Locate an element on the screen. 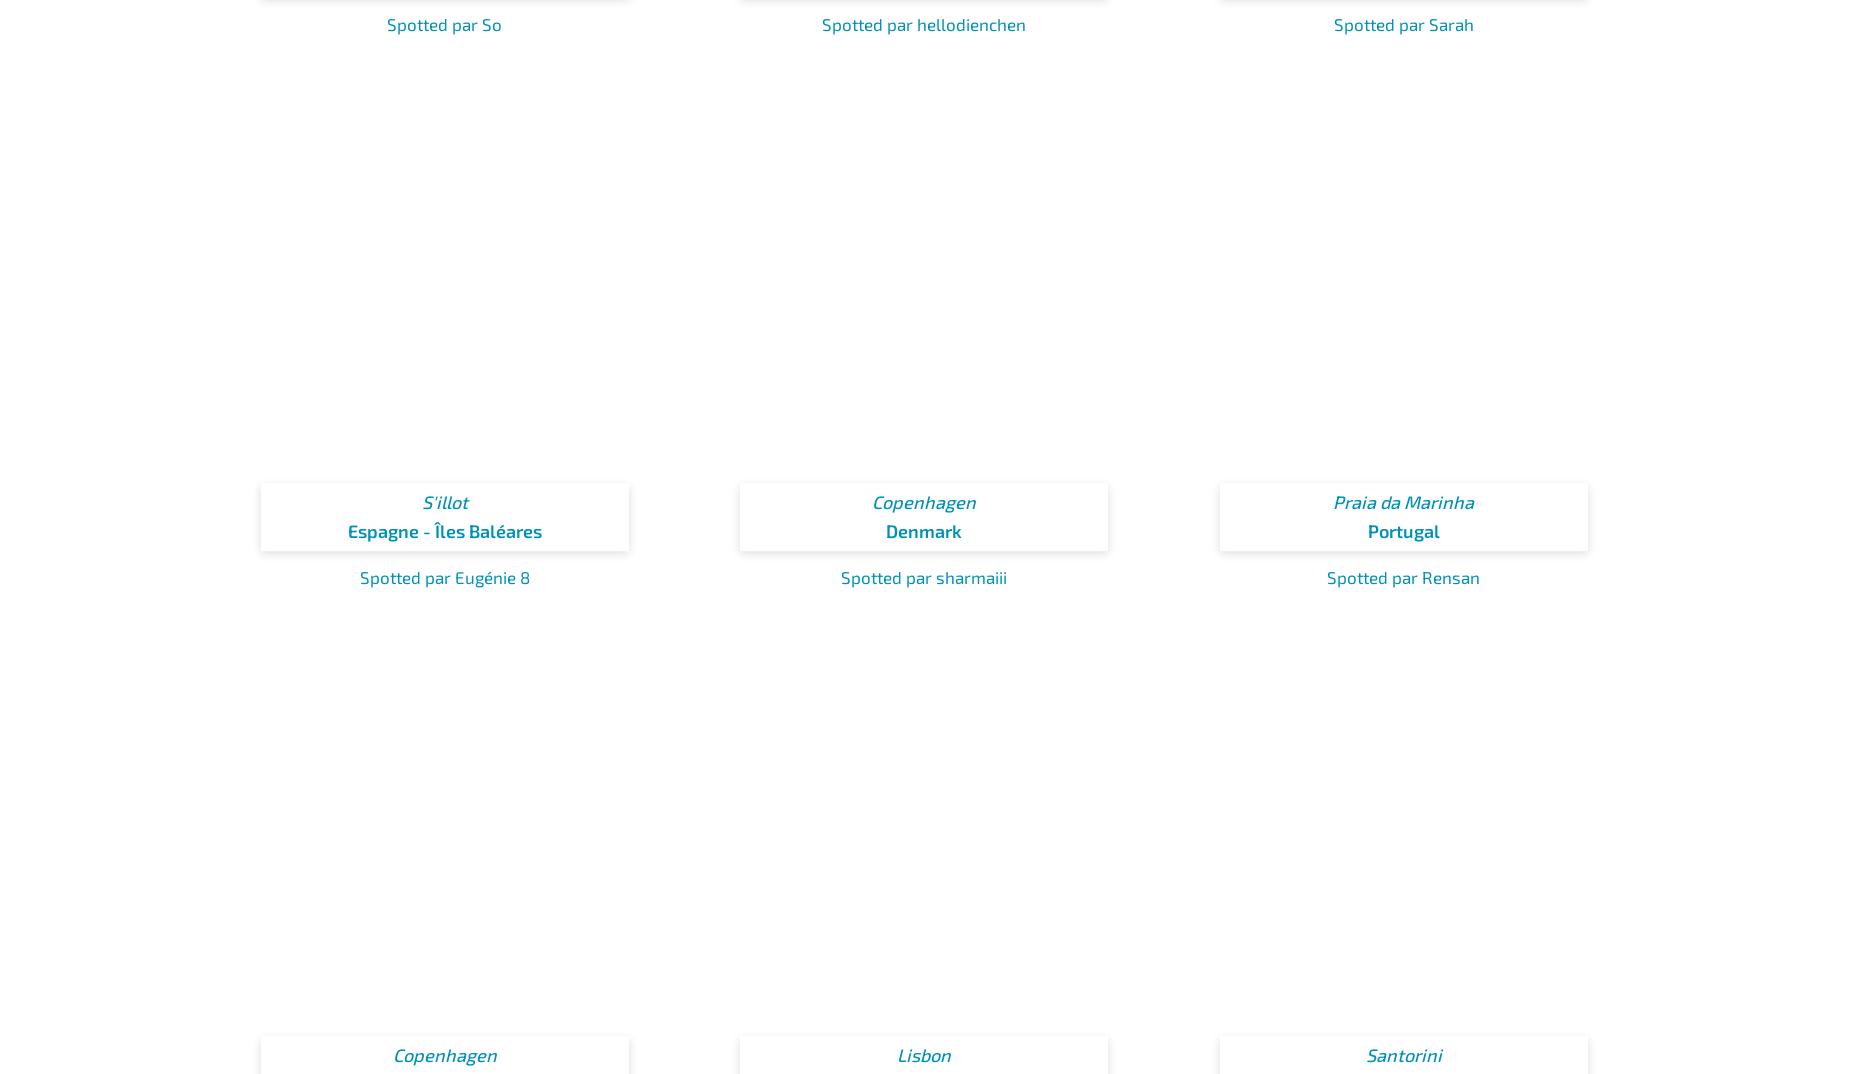 The height and width of the screenshot is (1074, 1850). 'Santorini' is located at coordinates (1403, 1054).